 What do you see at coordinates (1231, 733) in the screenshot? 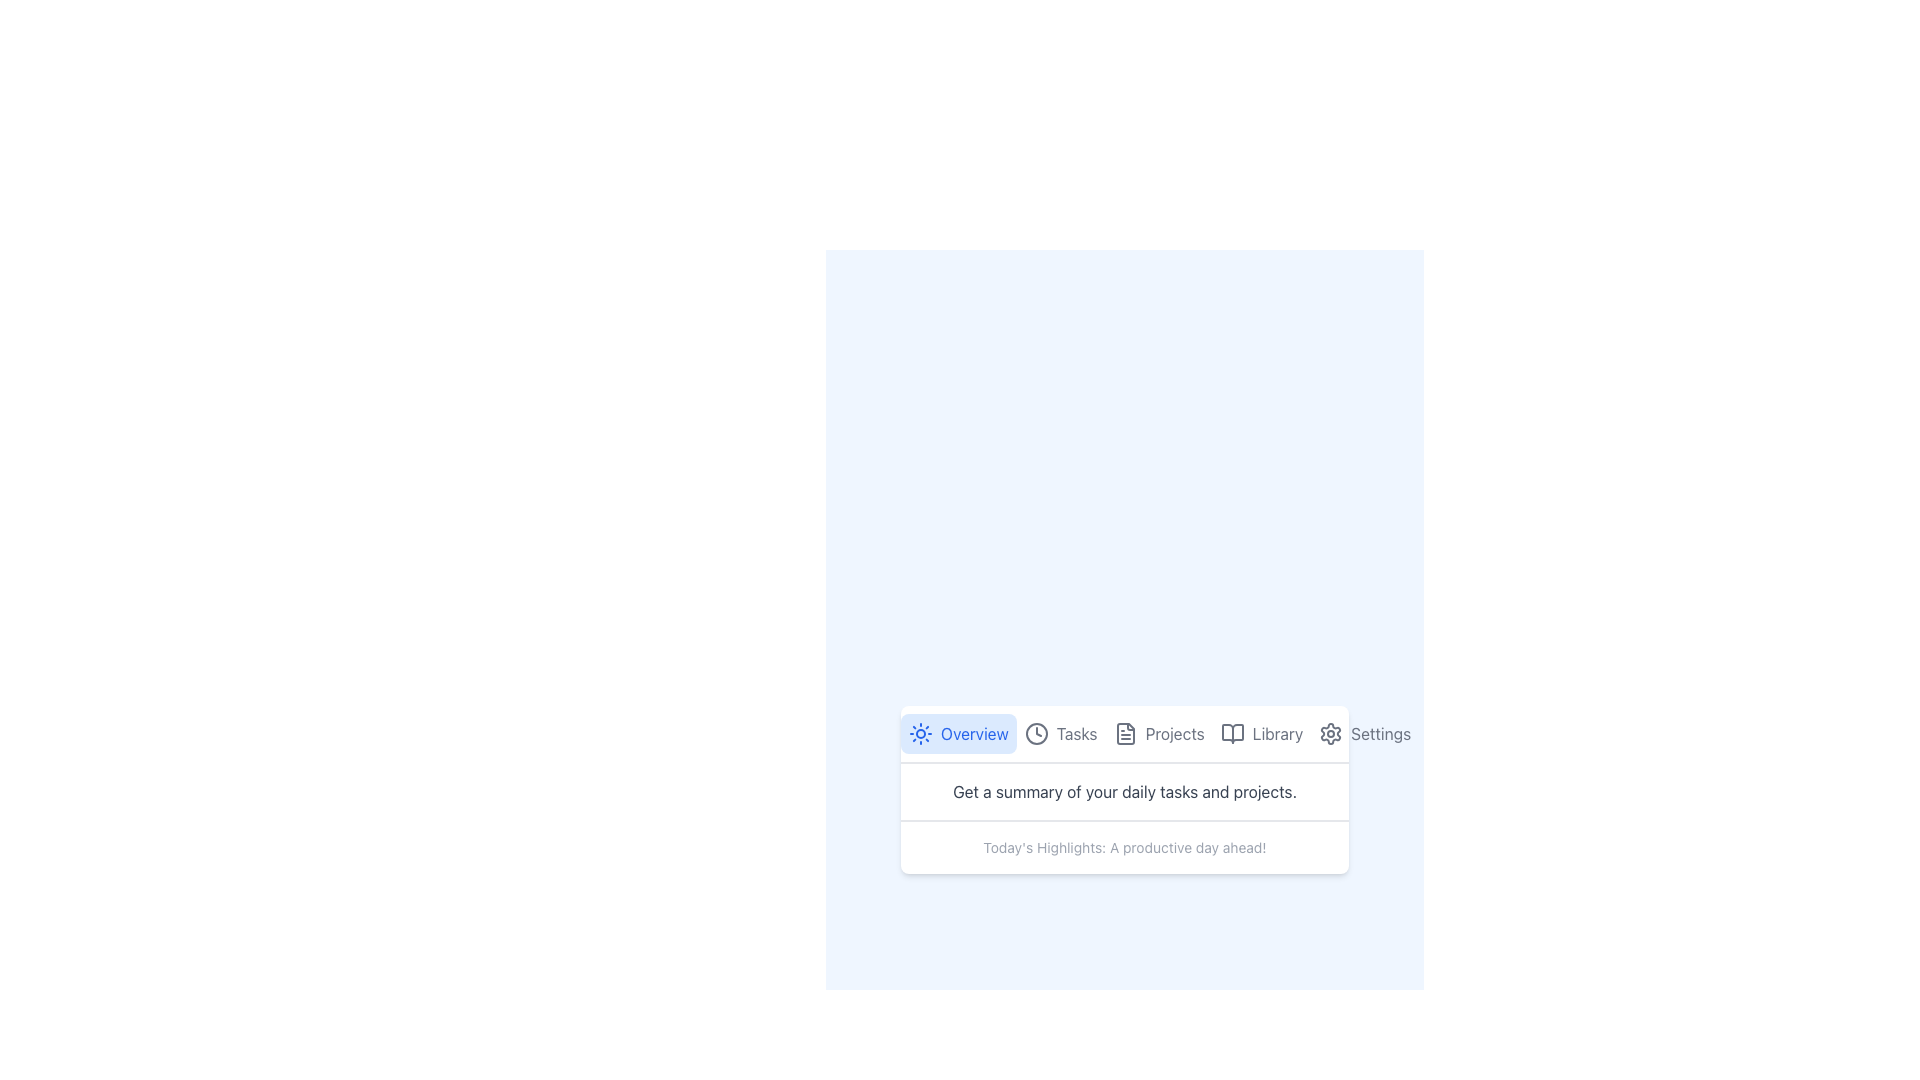
I see `the open book icon that represents the library section in the navigation bar, located directly to the left of the 'Library' label` at bounding box center [1231, 733].